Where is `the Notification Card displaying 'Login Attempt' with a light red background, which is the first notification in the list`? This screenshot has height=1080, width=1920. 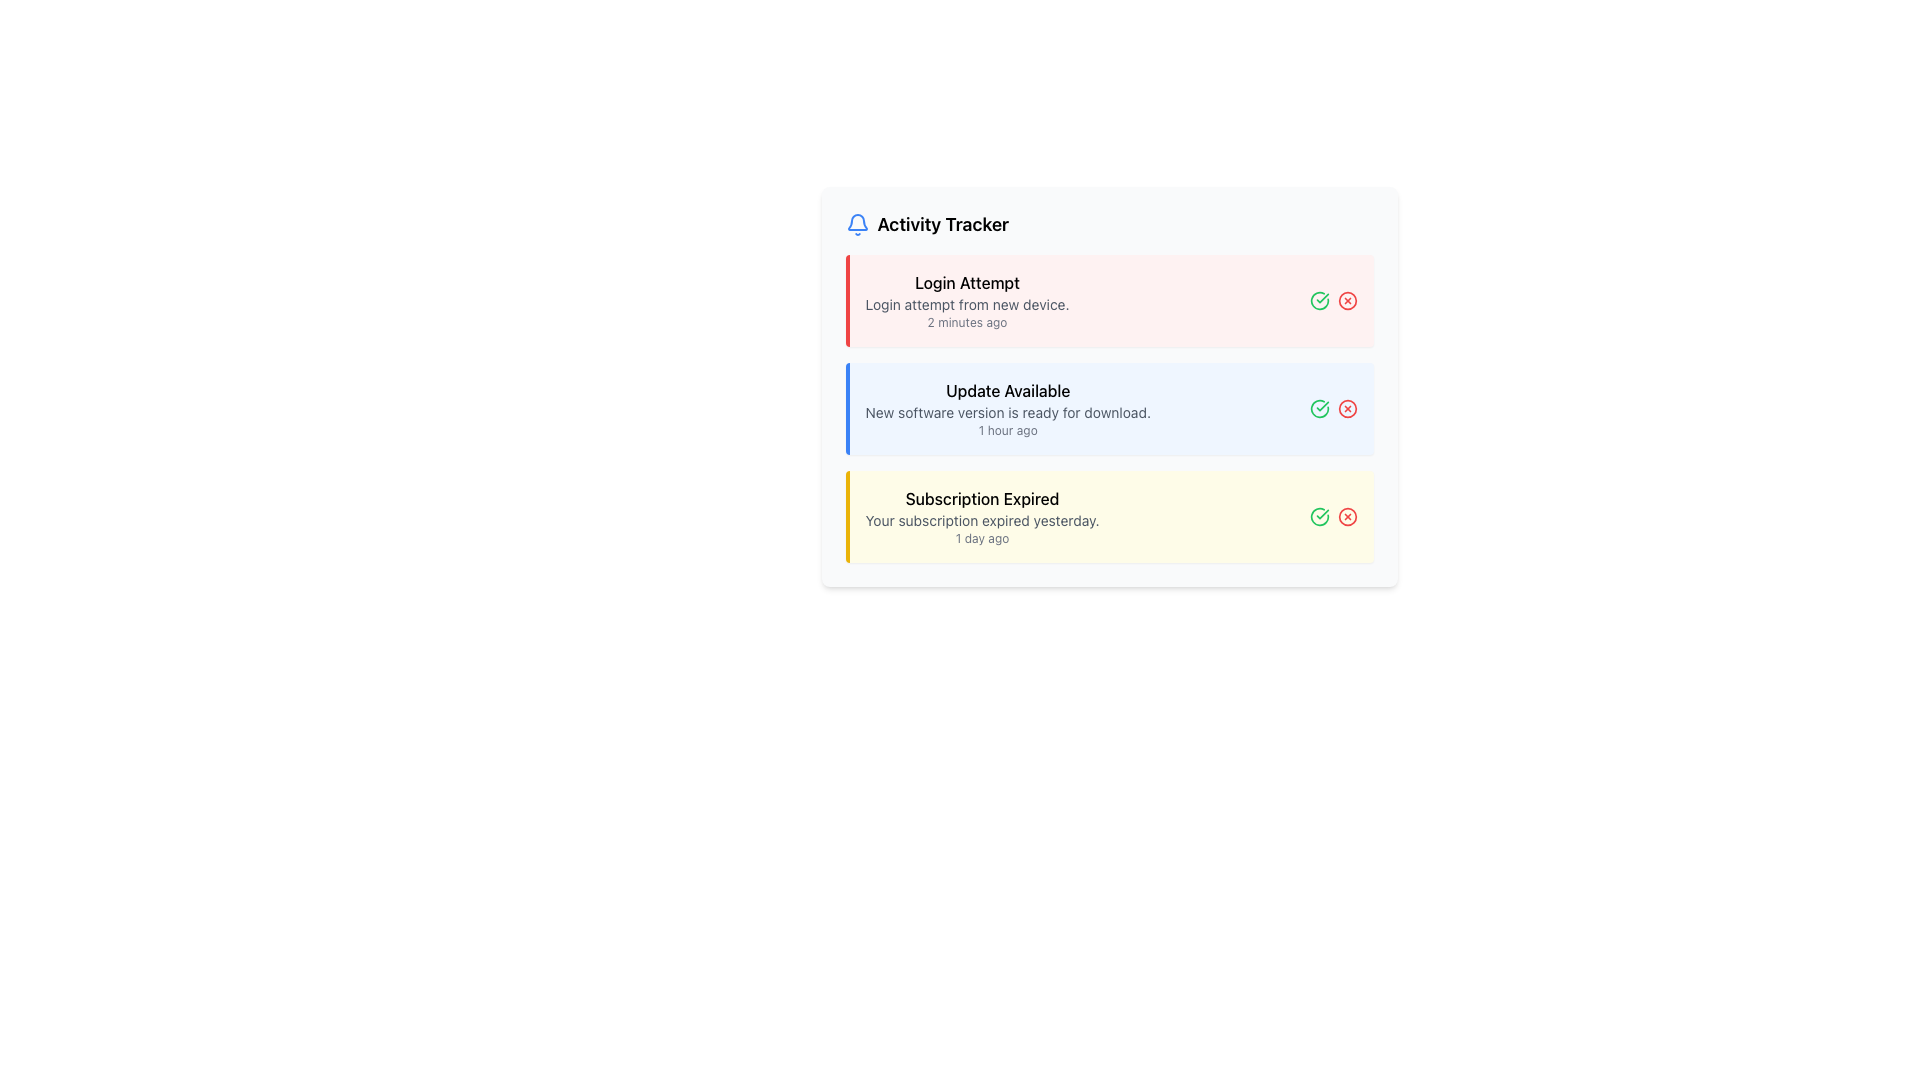 the Notification Card displaying 'Login Attempt' with a light red background, which is the first notification in the list is located at coordinates (967, 300).